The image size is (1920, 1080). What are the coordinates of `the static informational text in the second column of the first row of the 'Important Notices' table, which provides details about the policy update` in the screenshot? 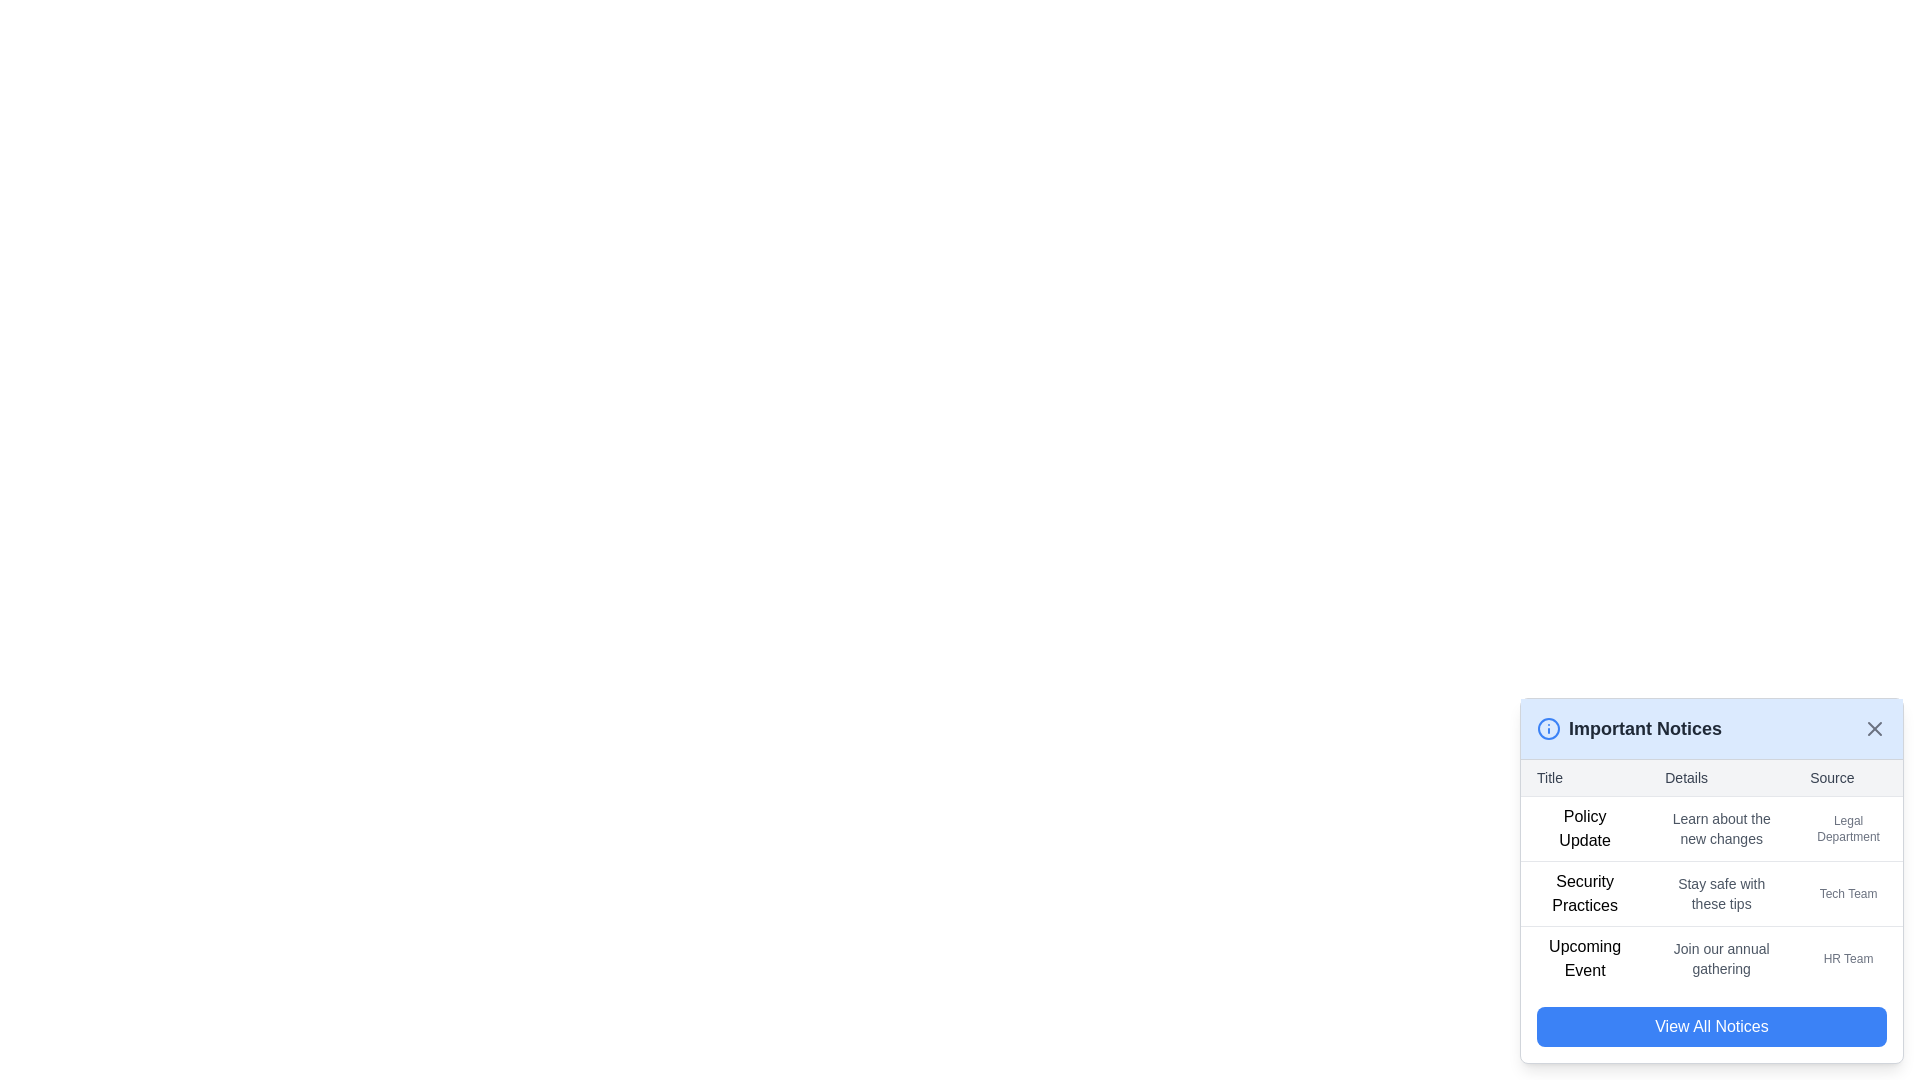 It's located at (1720, 829).